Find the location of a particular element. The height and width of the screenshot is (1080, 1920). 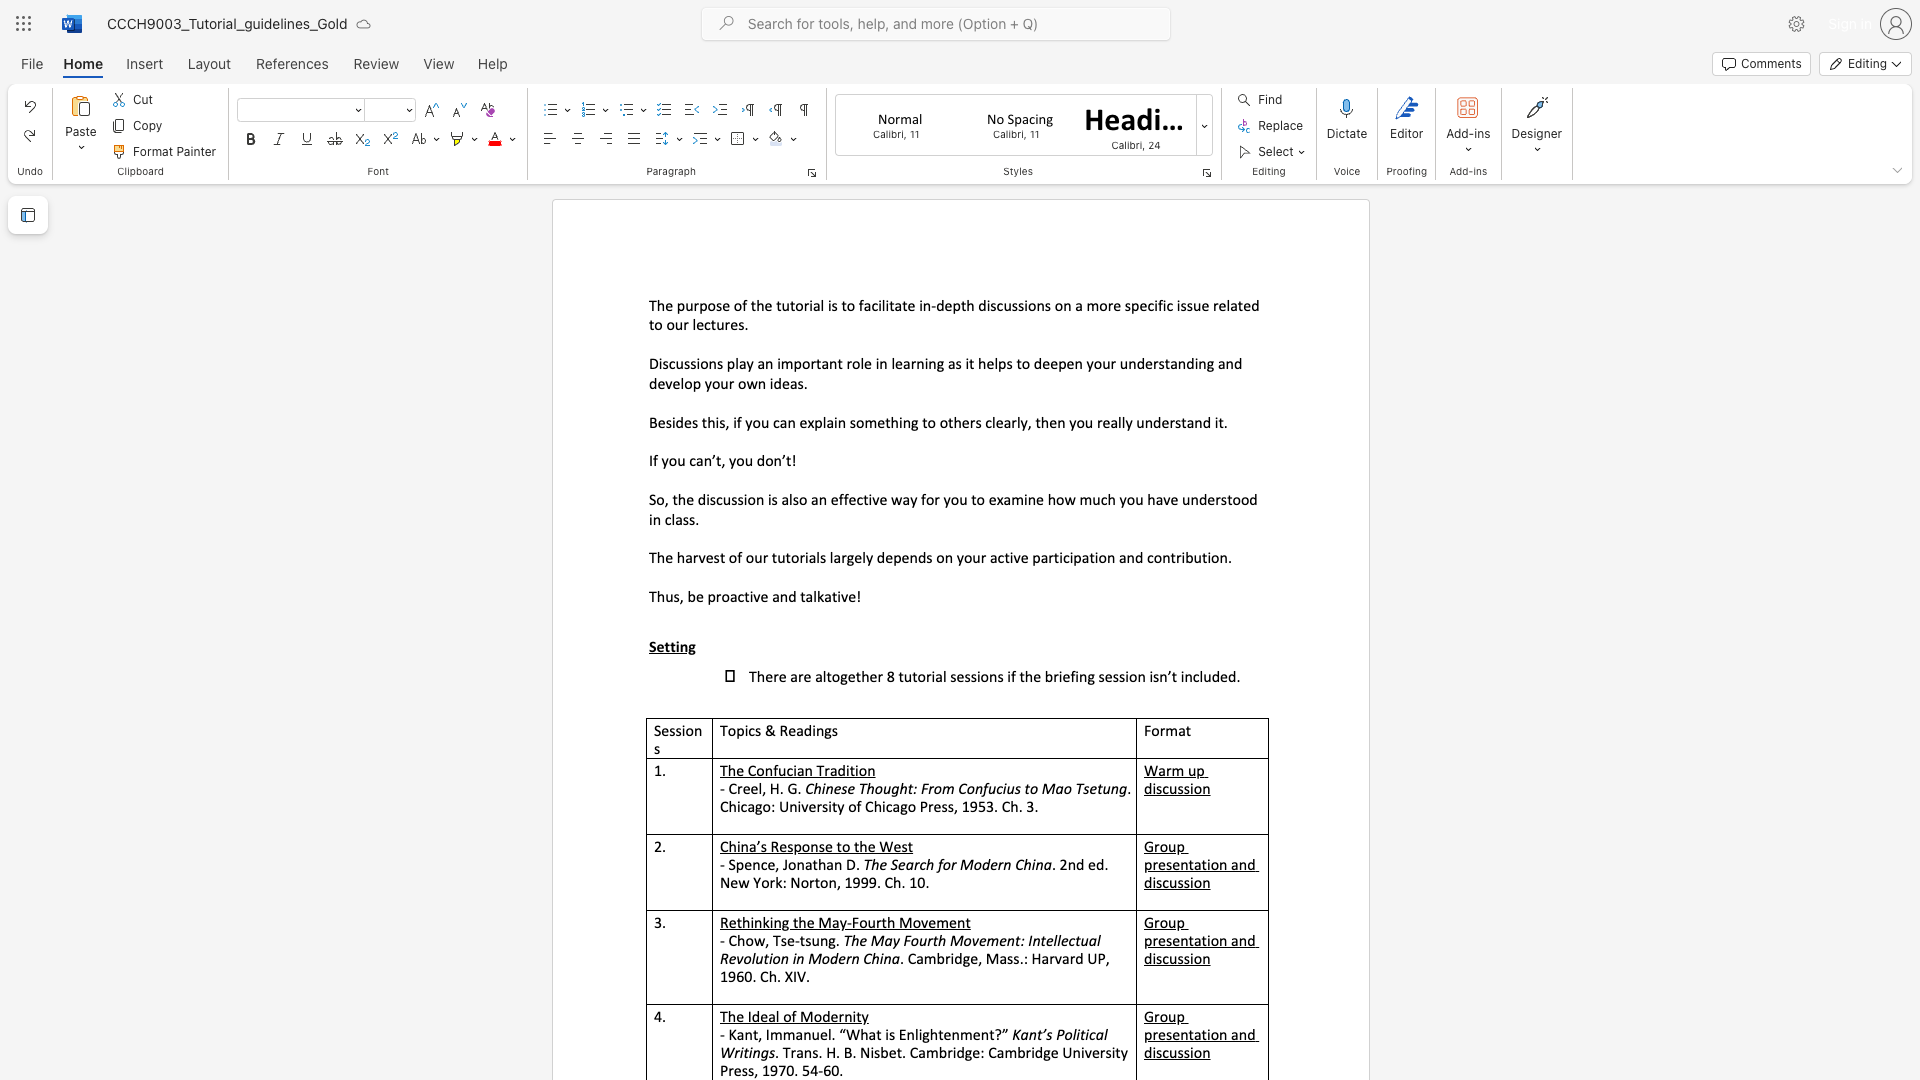

the subset text "ns. H. B. Ni" within the text ". Trans. H. B. Nisbet. Cambridge: Cambridge University Press, 1970. 54-60." is located at coordinates (803, 1051).